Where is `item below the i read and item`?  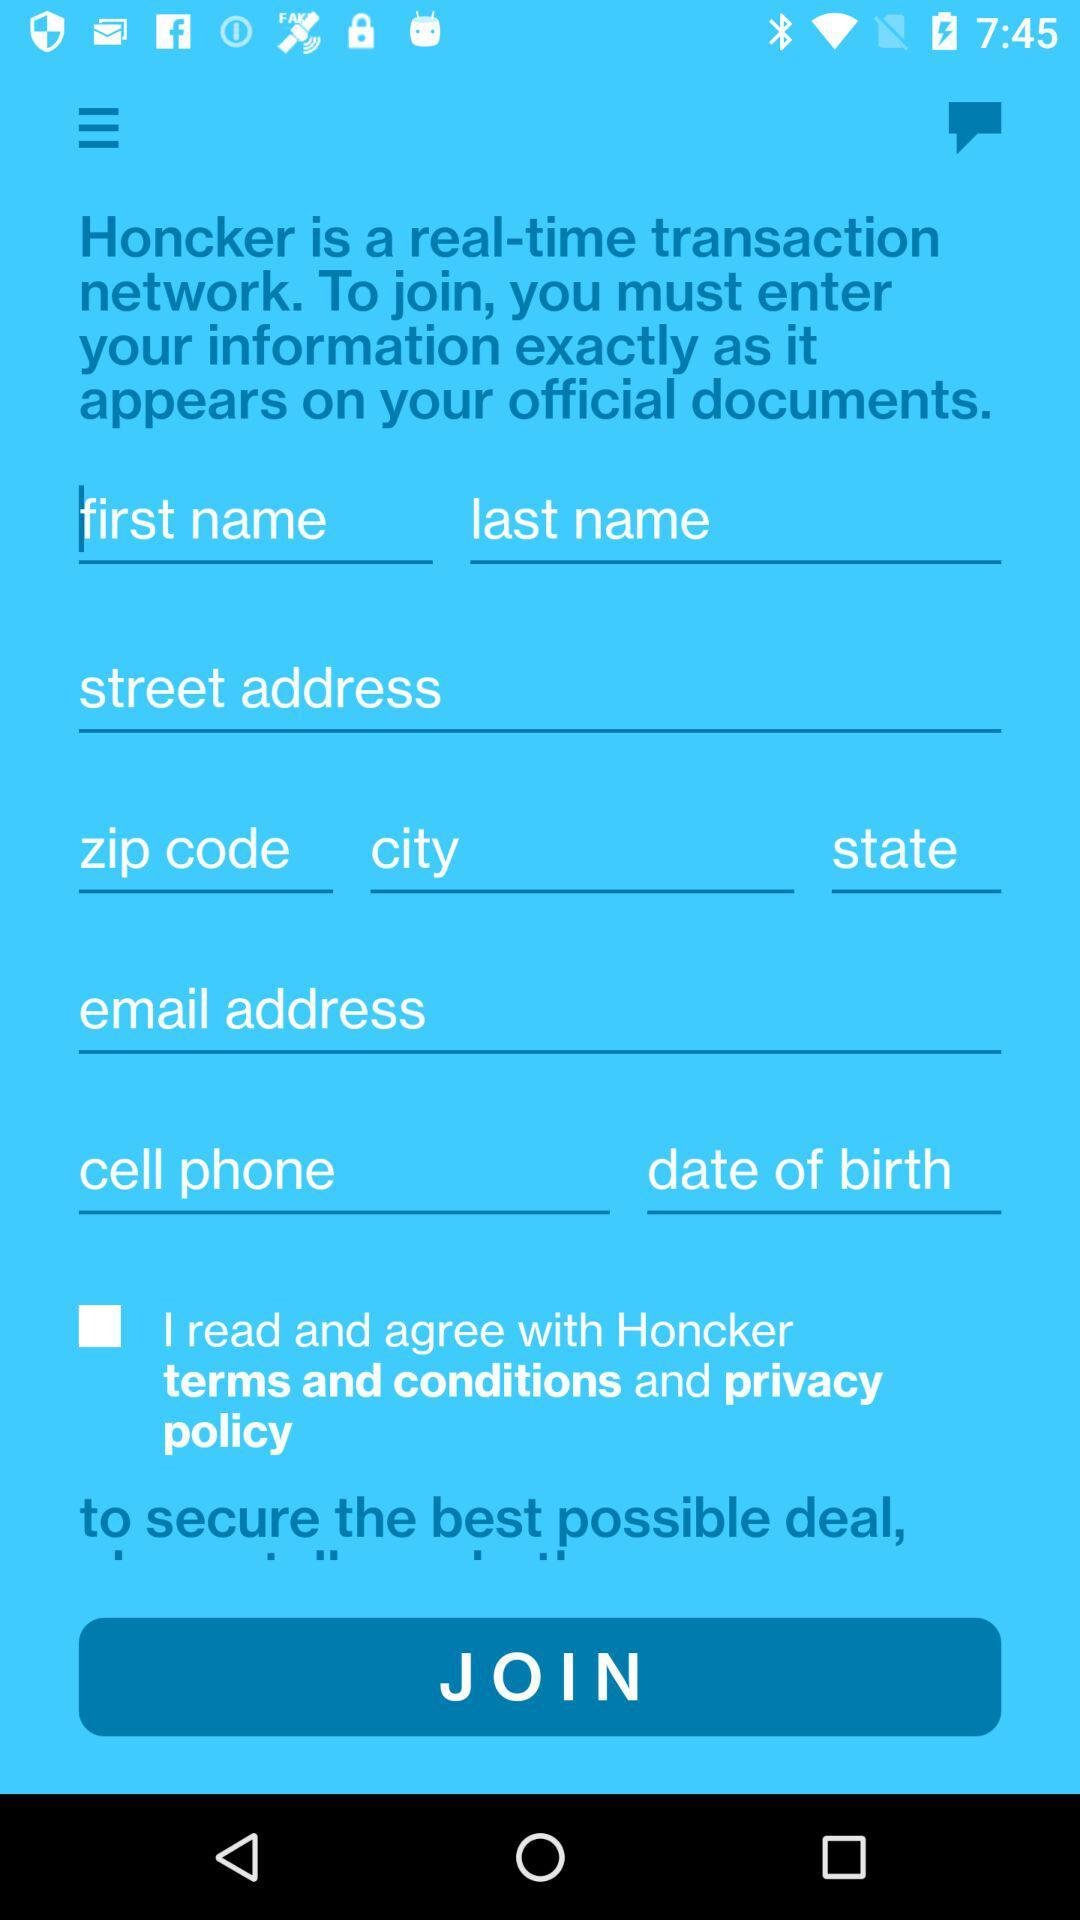 item below the i read and item is located at coordinates (500, 1520).